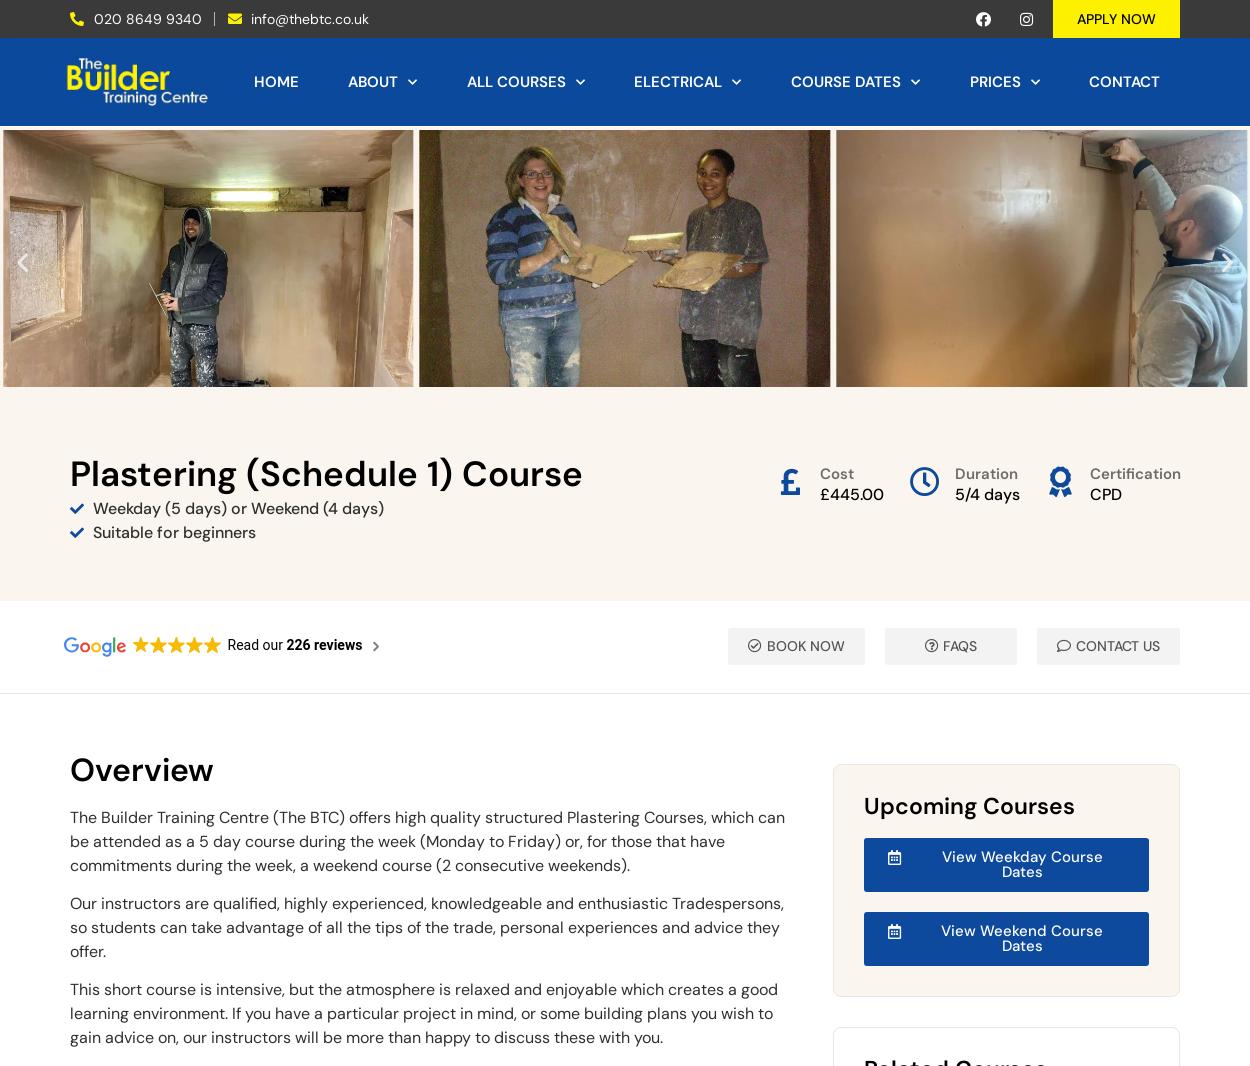  I want to click on '£445.00', so click(819, 493).